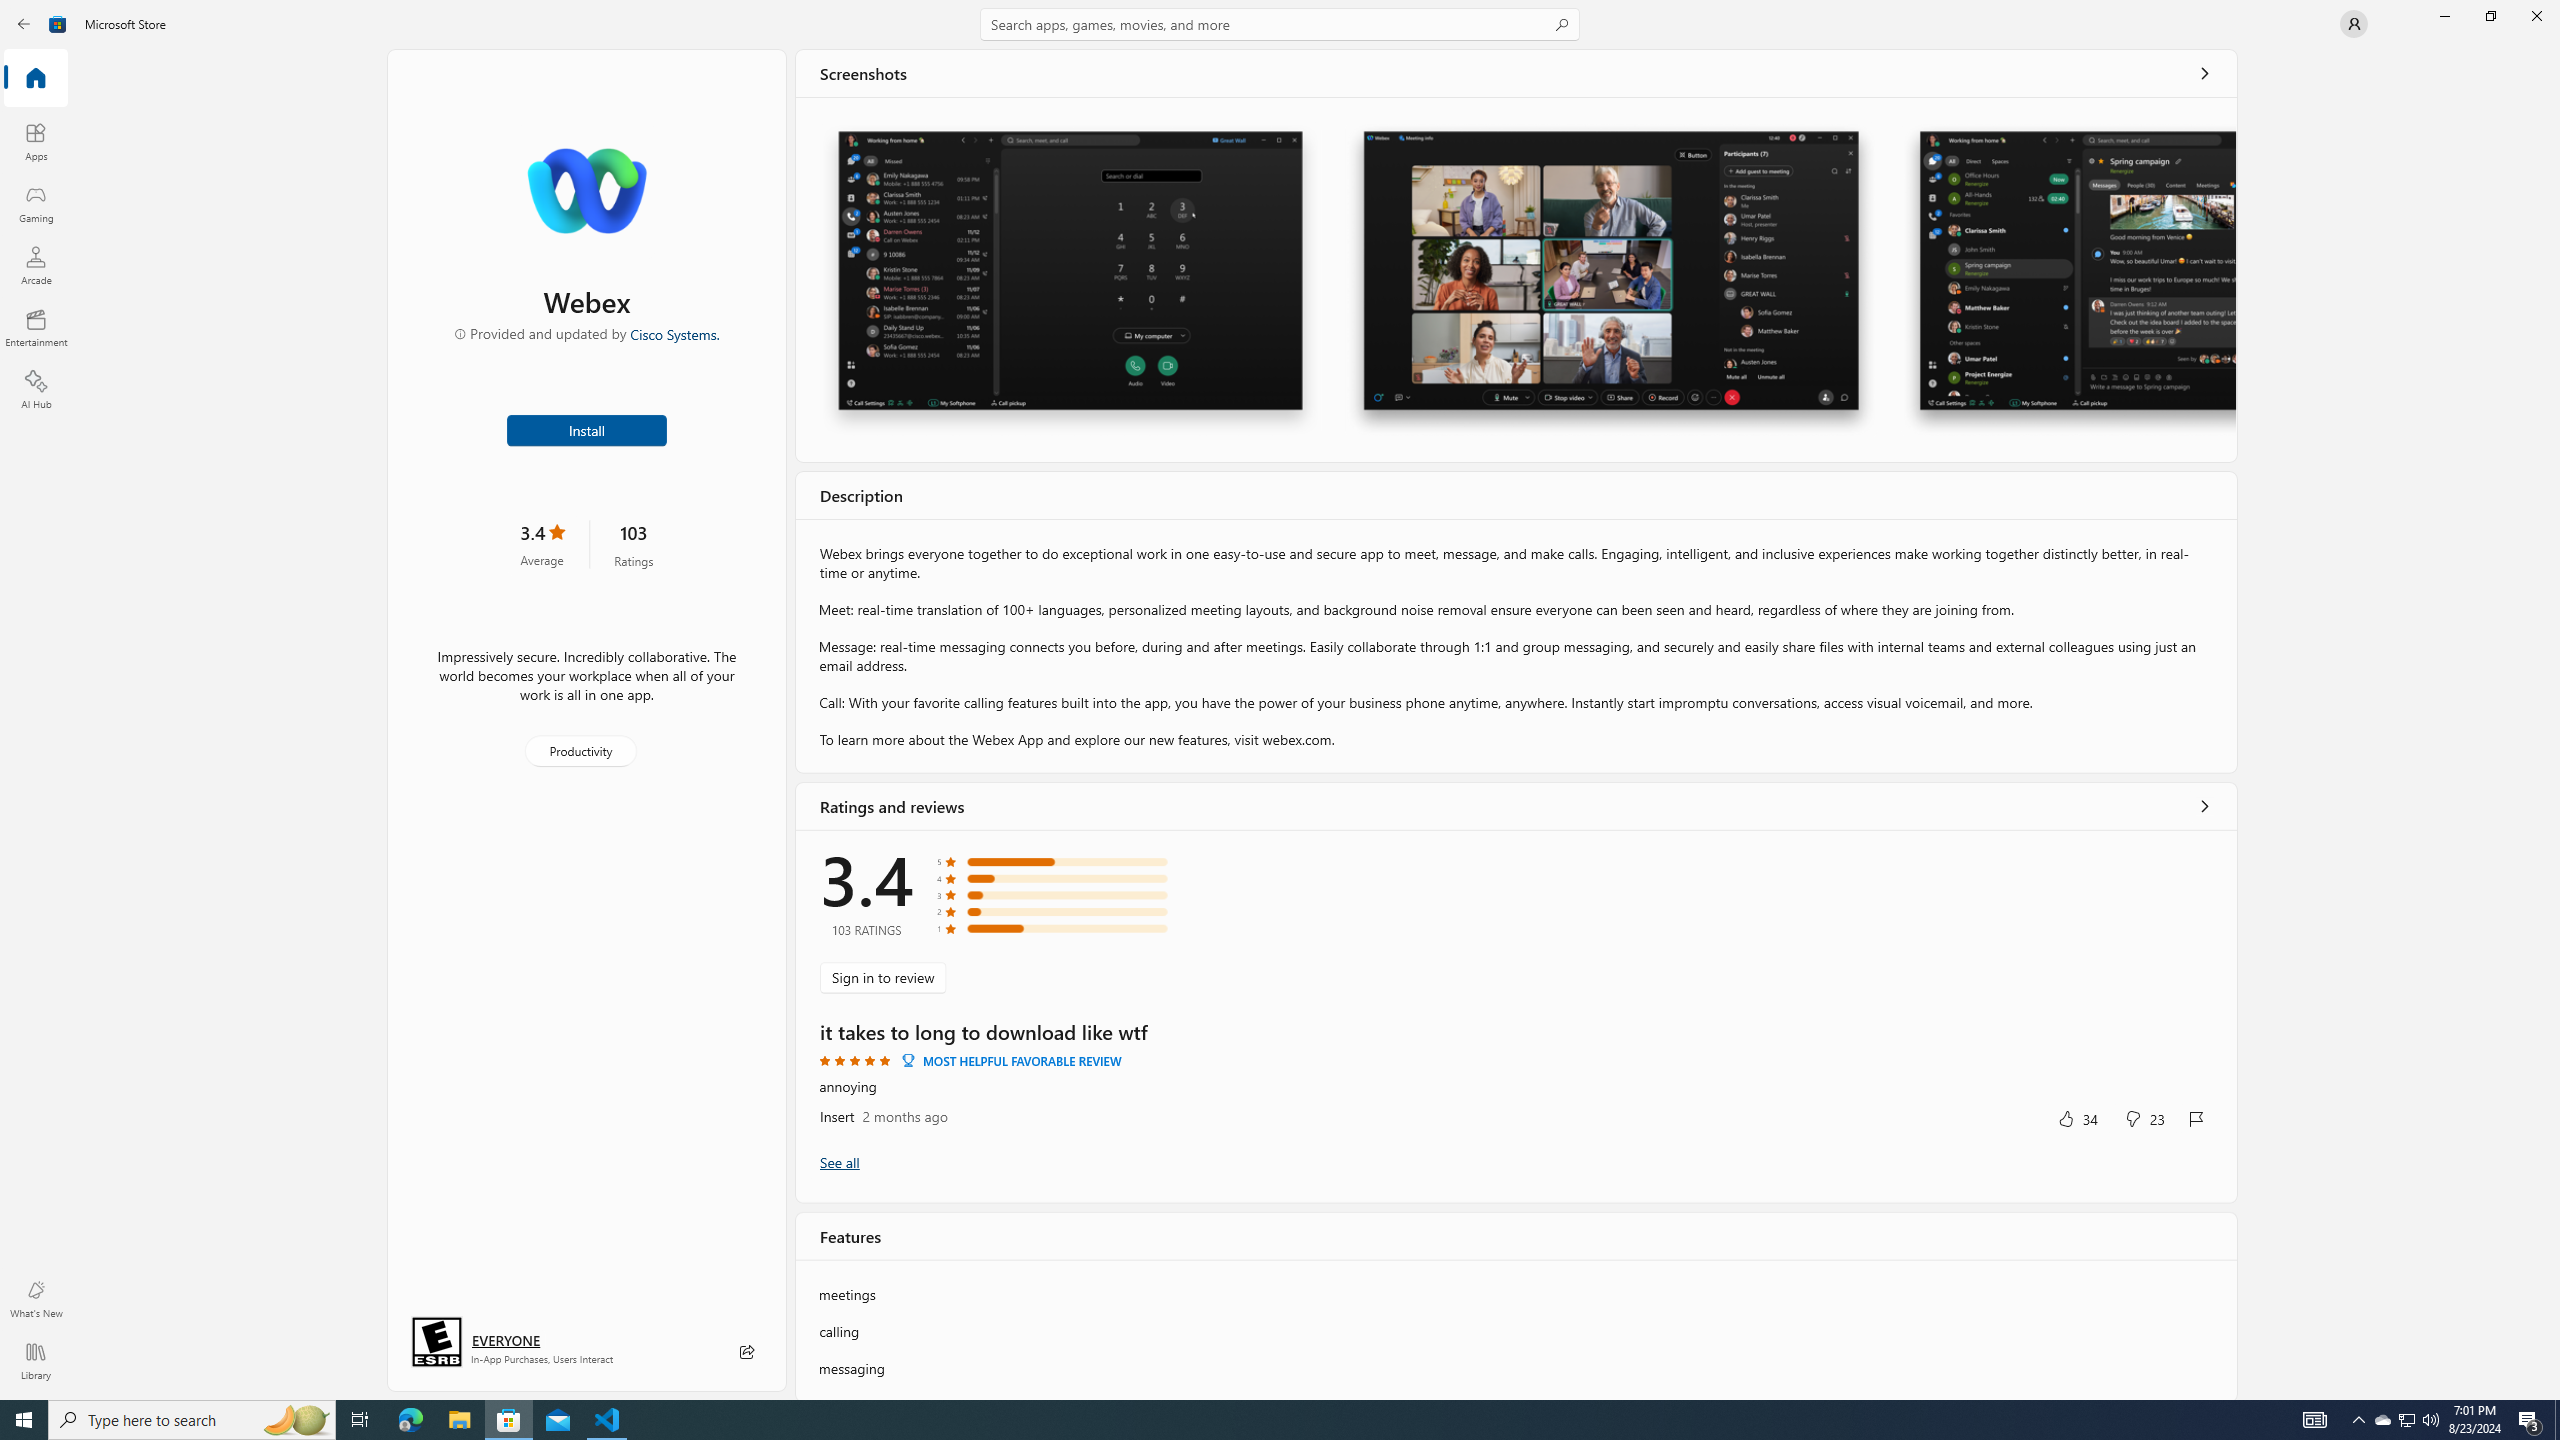 This screenshot has width=2560, height=1440. I want to click on '3.4 stars. Click to skip to ratings and reviews', so click(541, 543).